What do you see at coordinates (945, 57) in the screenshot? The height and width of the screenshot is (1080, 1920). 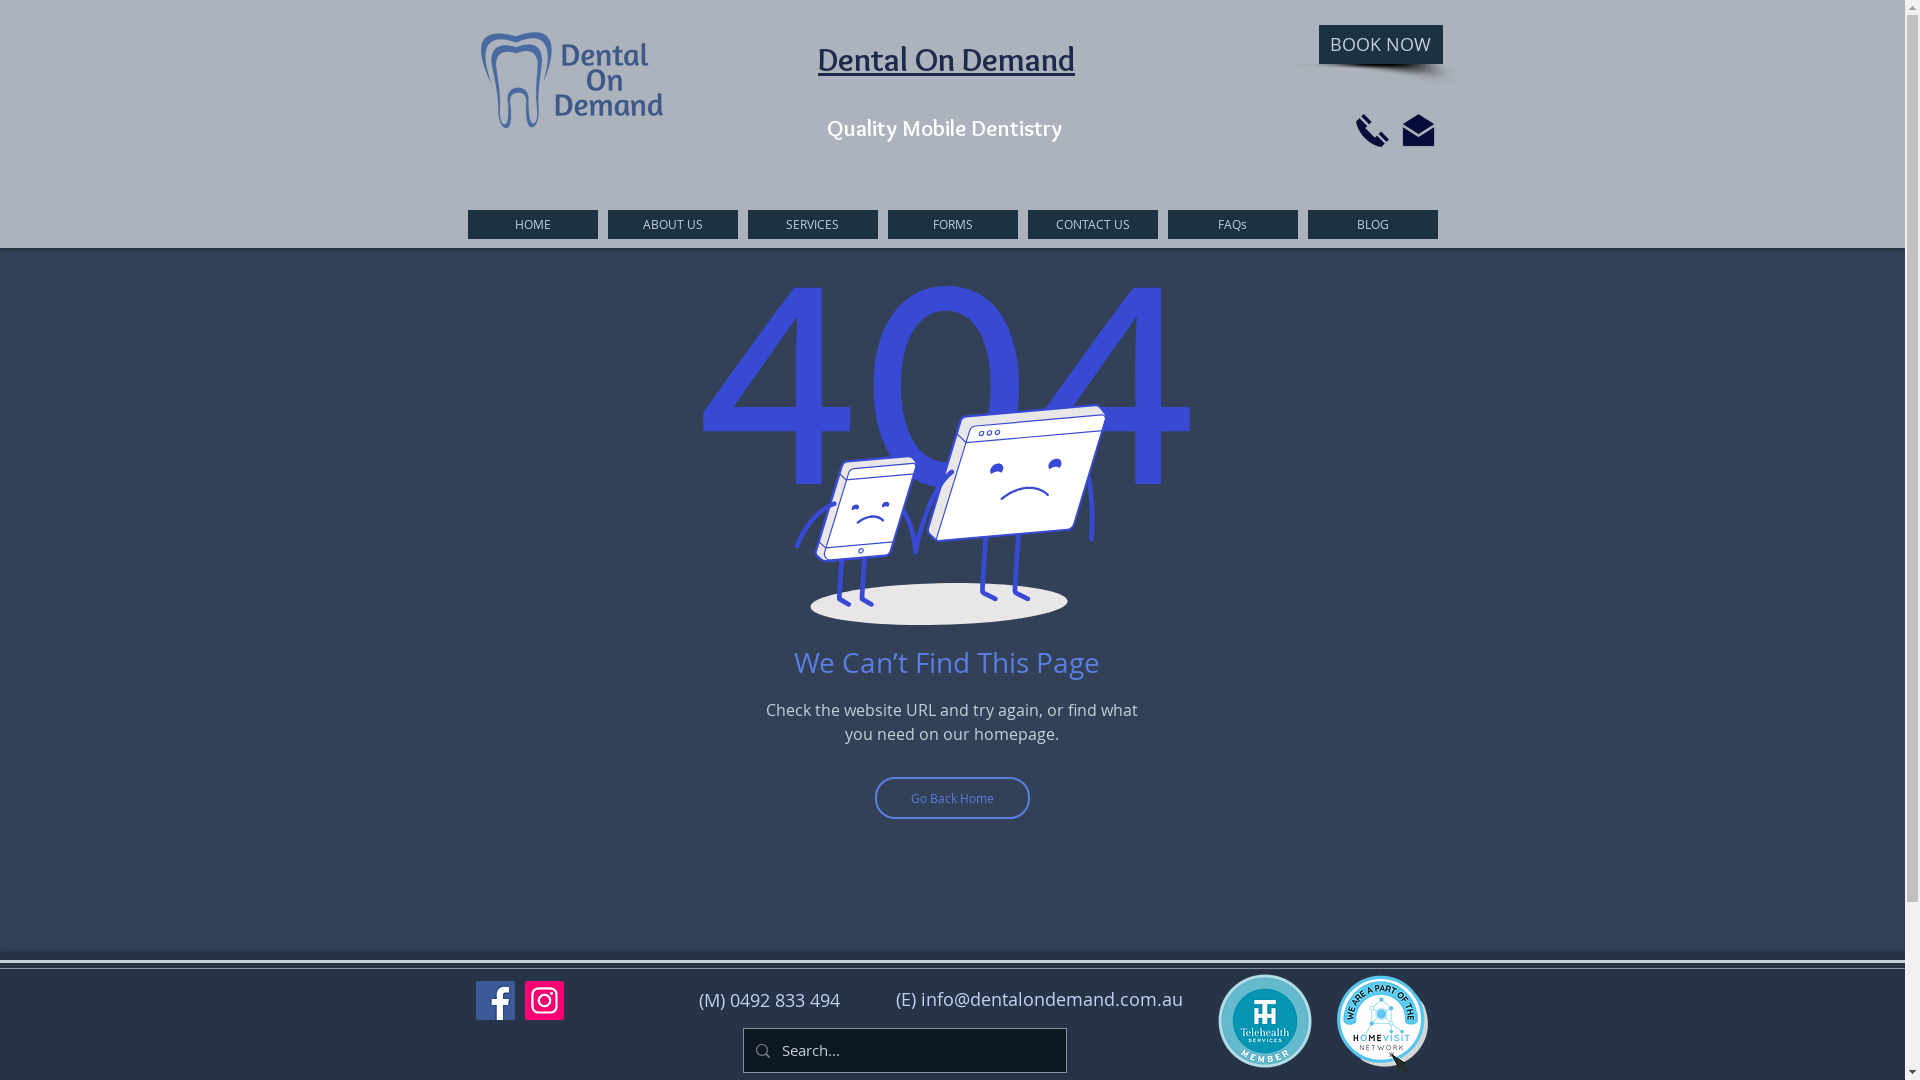 I see `'Dental On Demand'` at bounding box center [945, 57].